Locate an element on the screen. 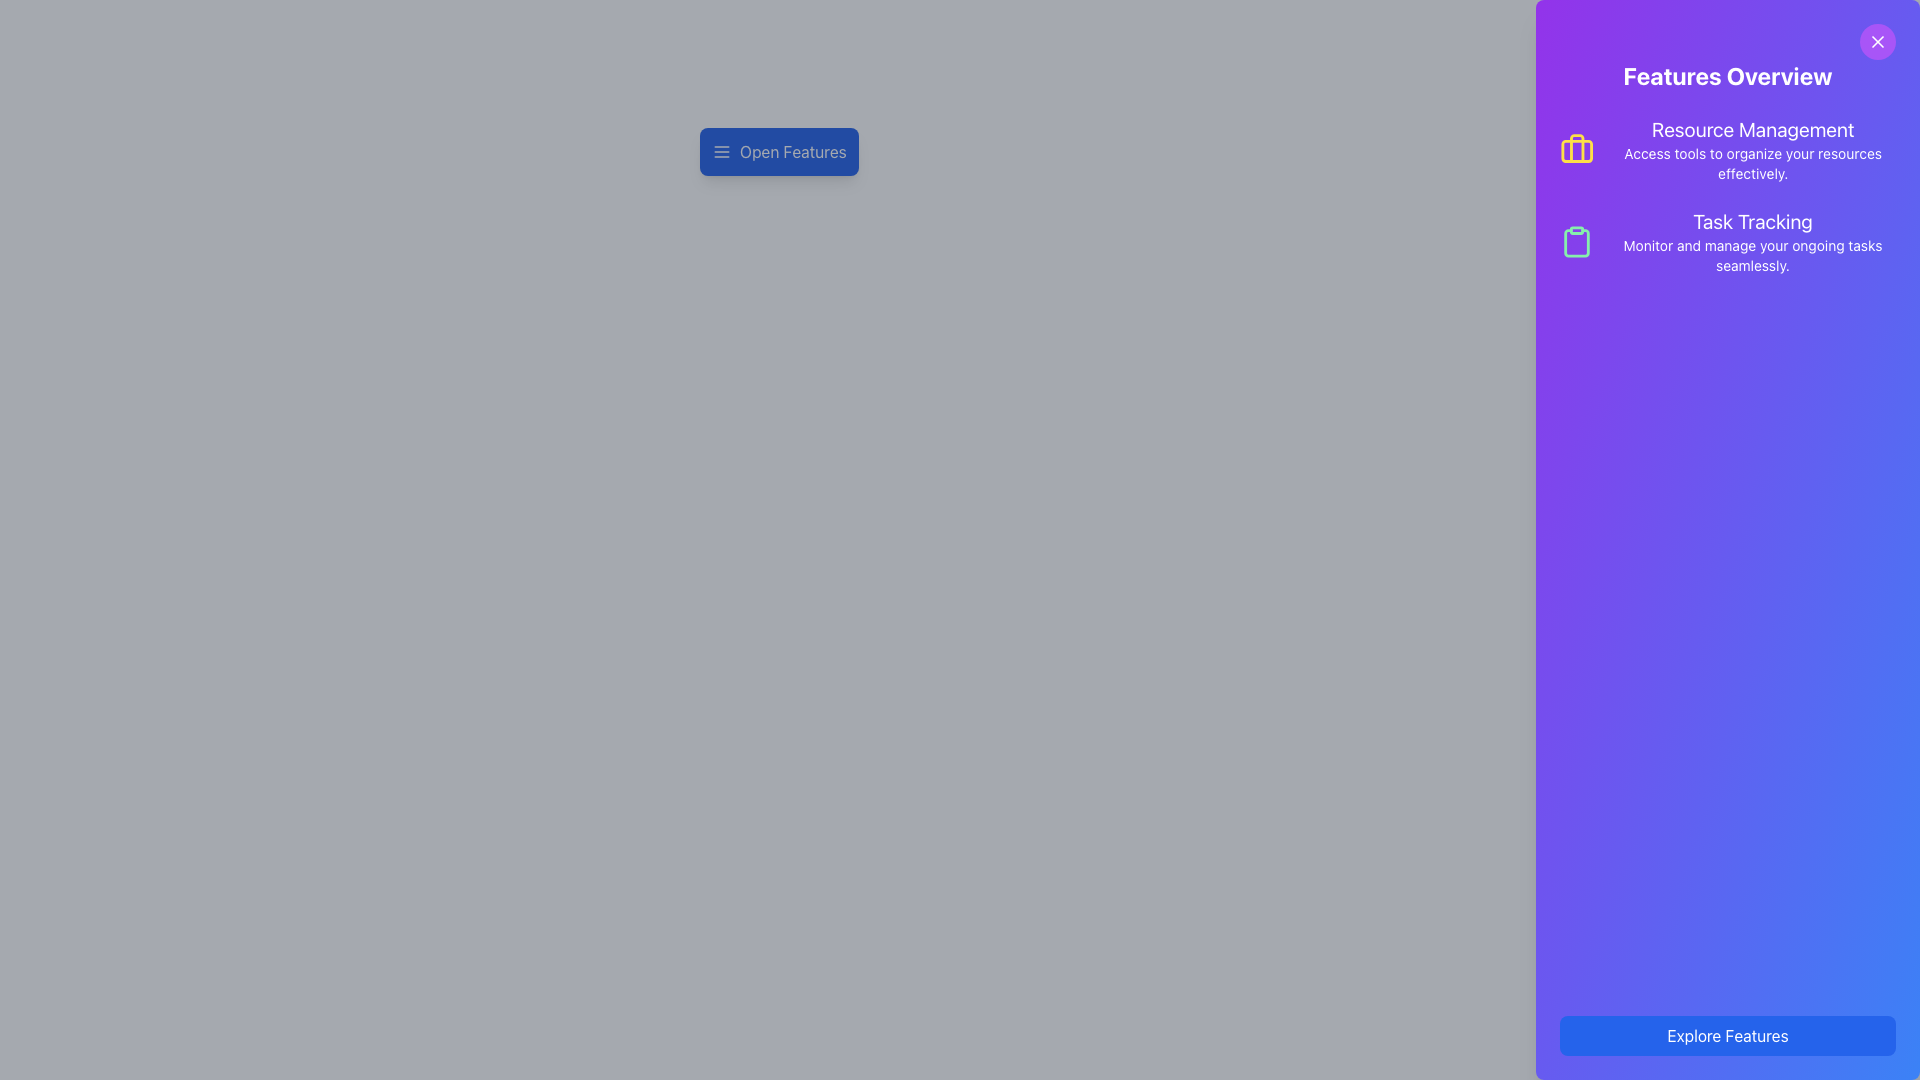  the Informative UI block located under the 'Features Overview' section, which introduces the resource management tools available in the application is located at coordinates (1727, 149).